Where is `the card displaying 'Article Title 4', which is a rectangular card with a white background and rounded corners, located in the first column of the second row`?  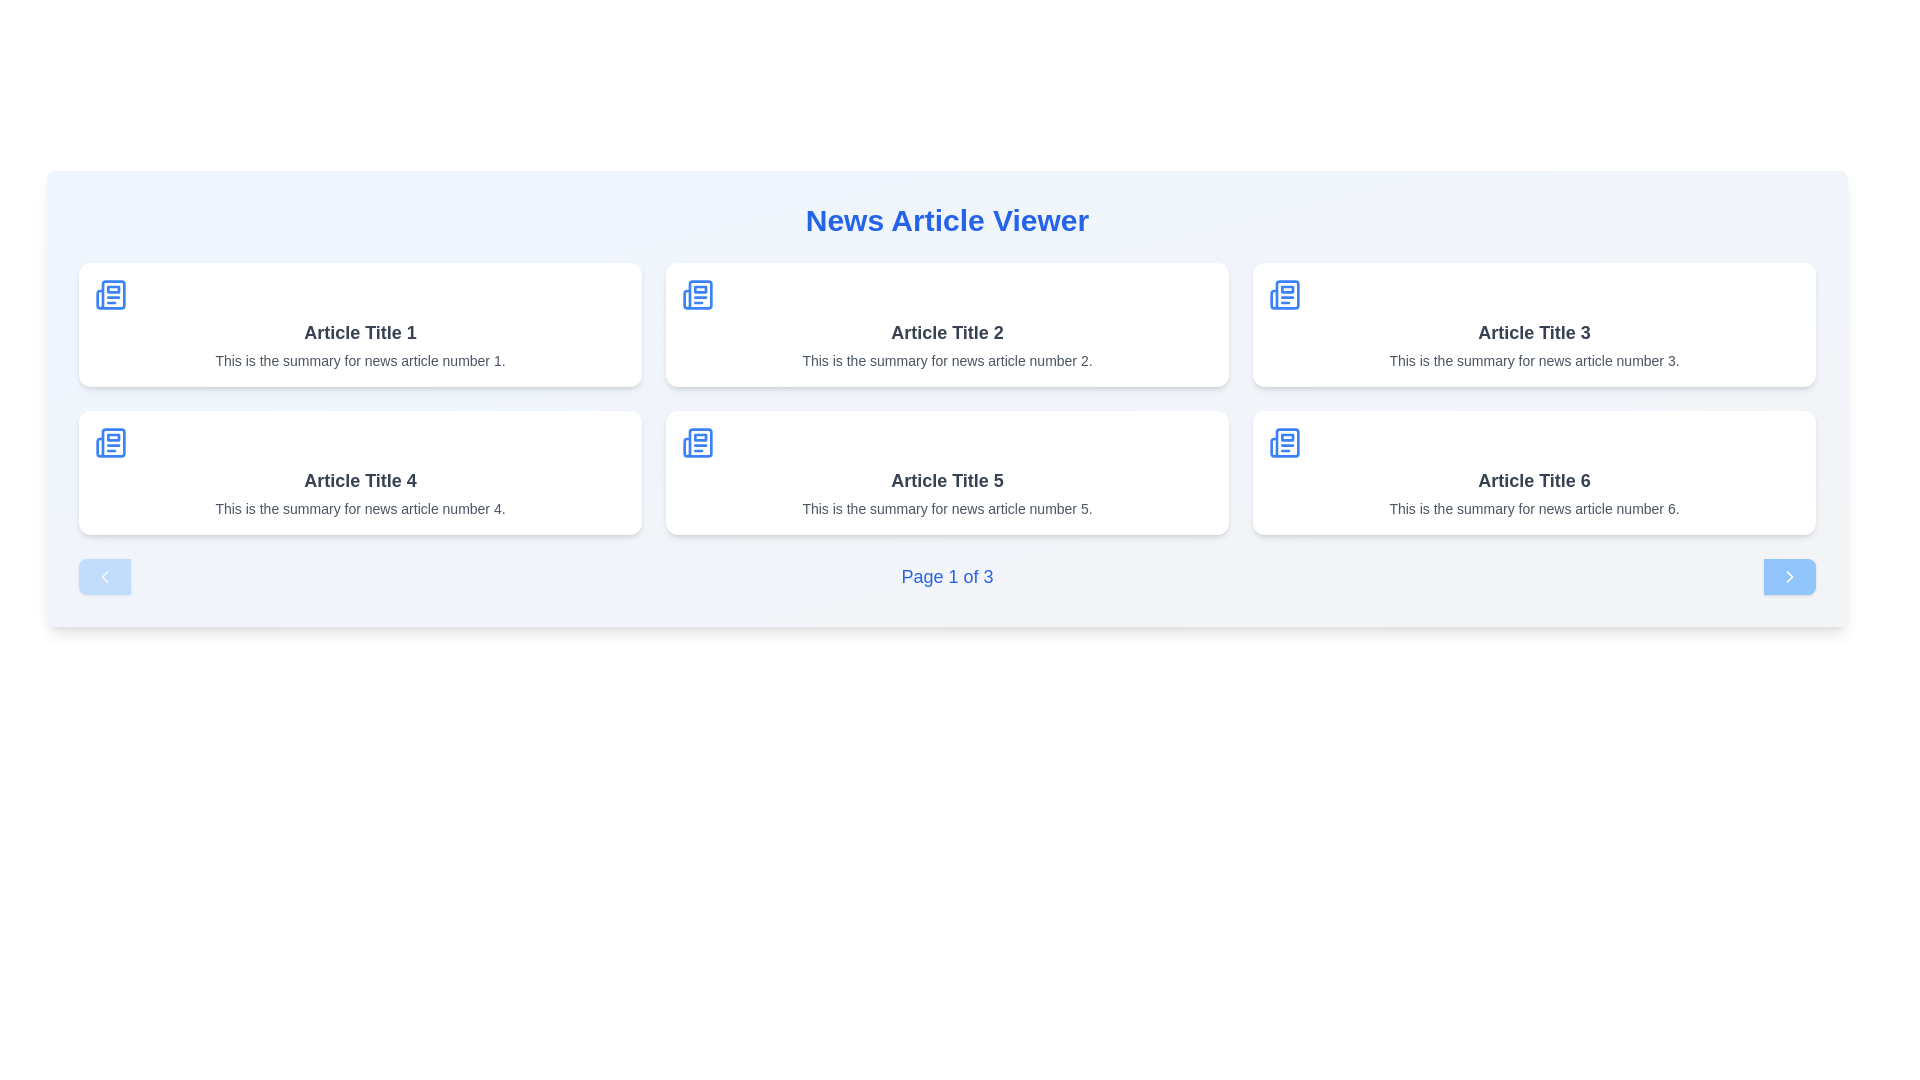 the card displaying 'Article Title 4', which is a rectangular card with a white background and rounded corners, located in the first column of the second row is located at coordinates (360, 473).